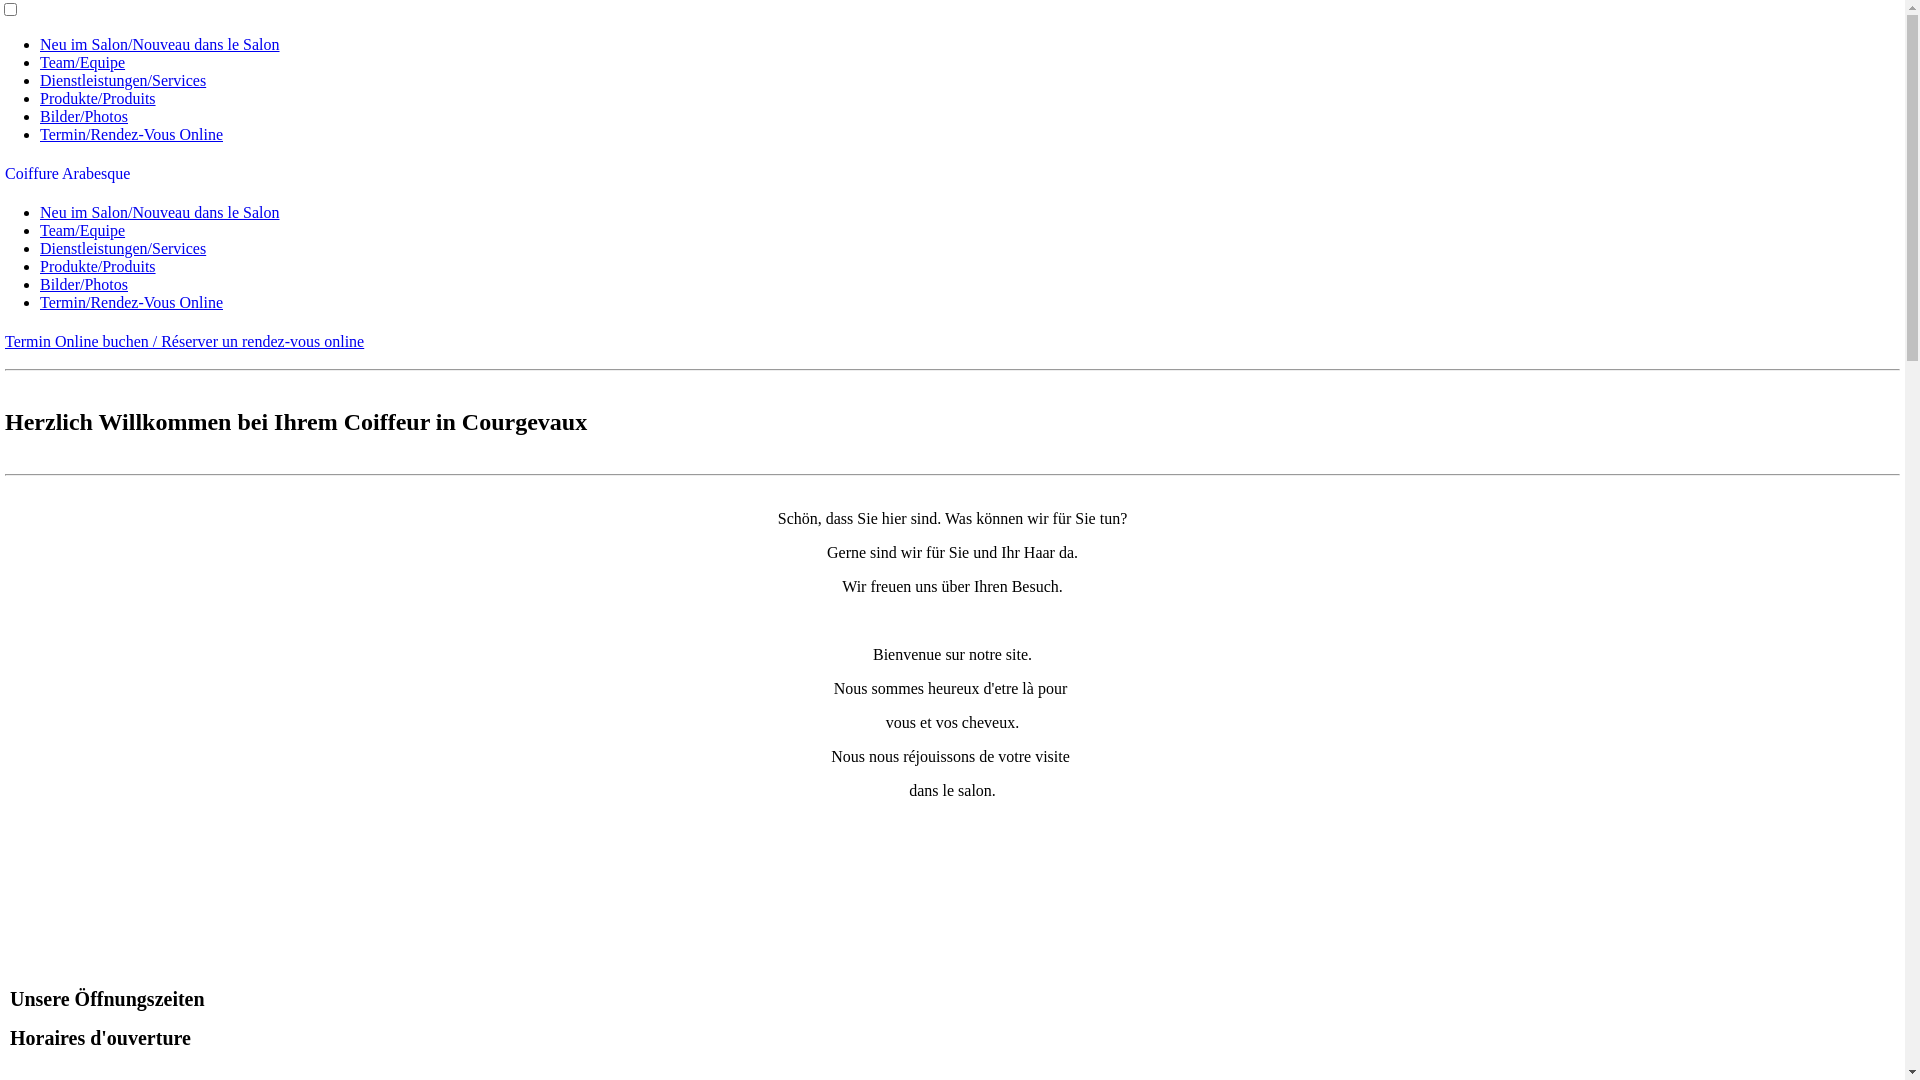  Describe the element at coordinates (39, 98) in the screenshot. I see `'Produkte/Produits'` at that location.